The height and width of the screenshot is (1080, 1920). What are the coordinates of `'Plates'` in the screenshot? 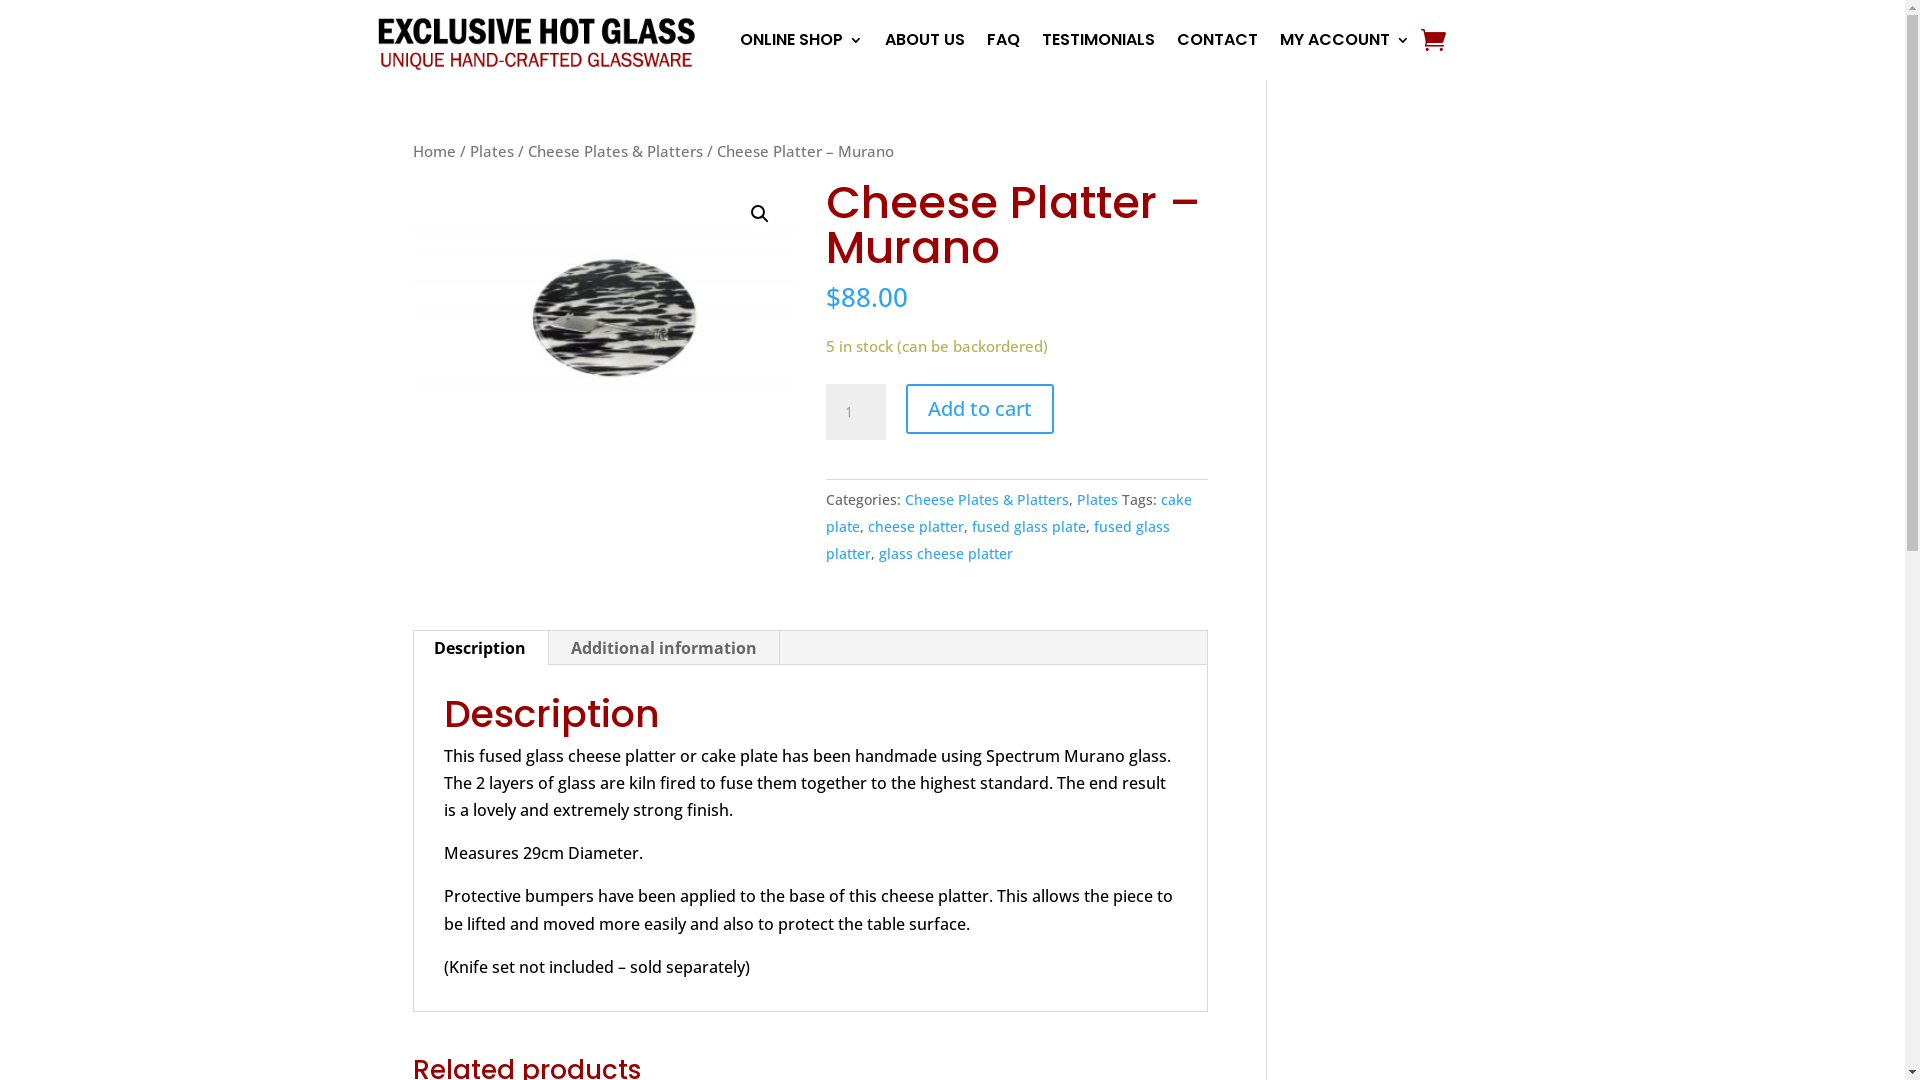 It's located at (1096, 498).